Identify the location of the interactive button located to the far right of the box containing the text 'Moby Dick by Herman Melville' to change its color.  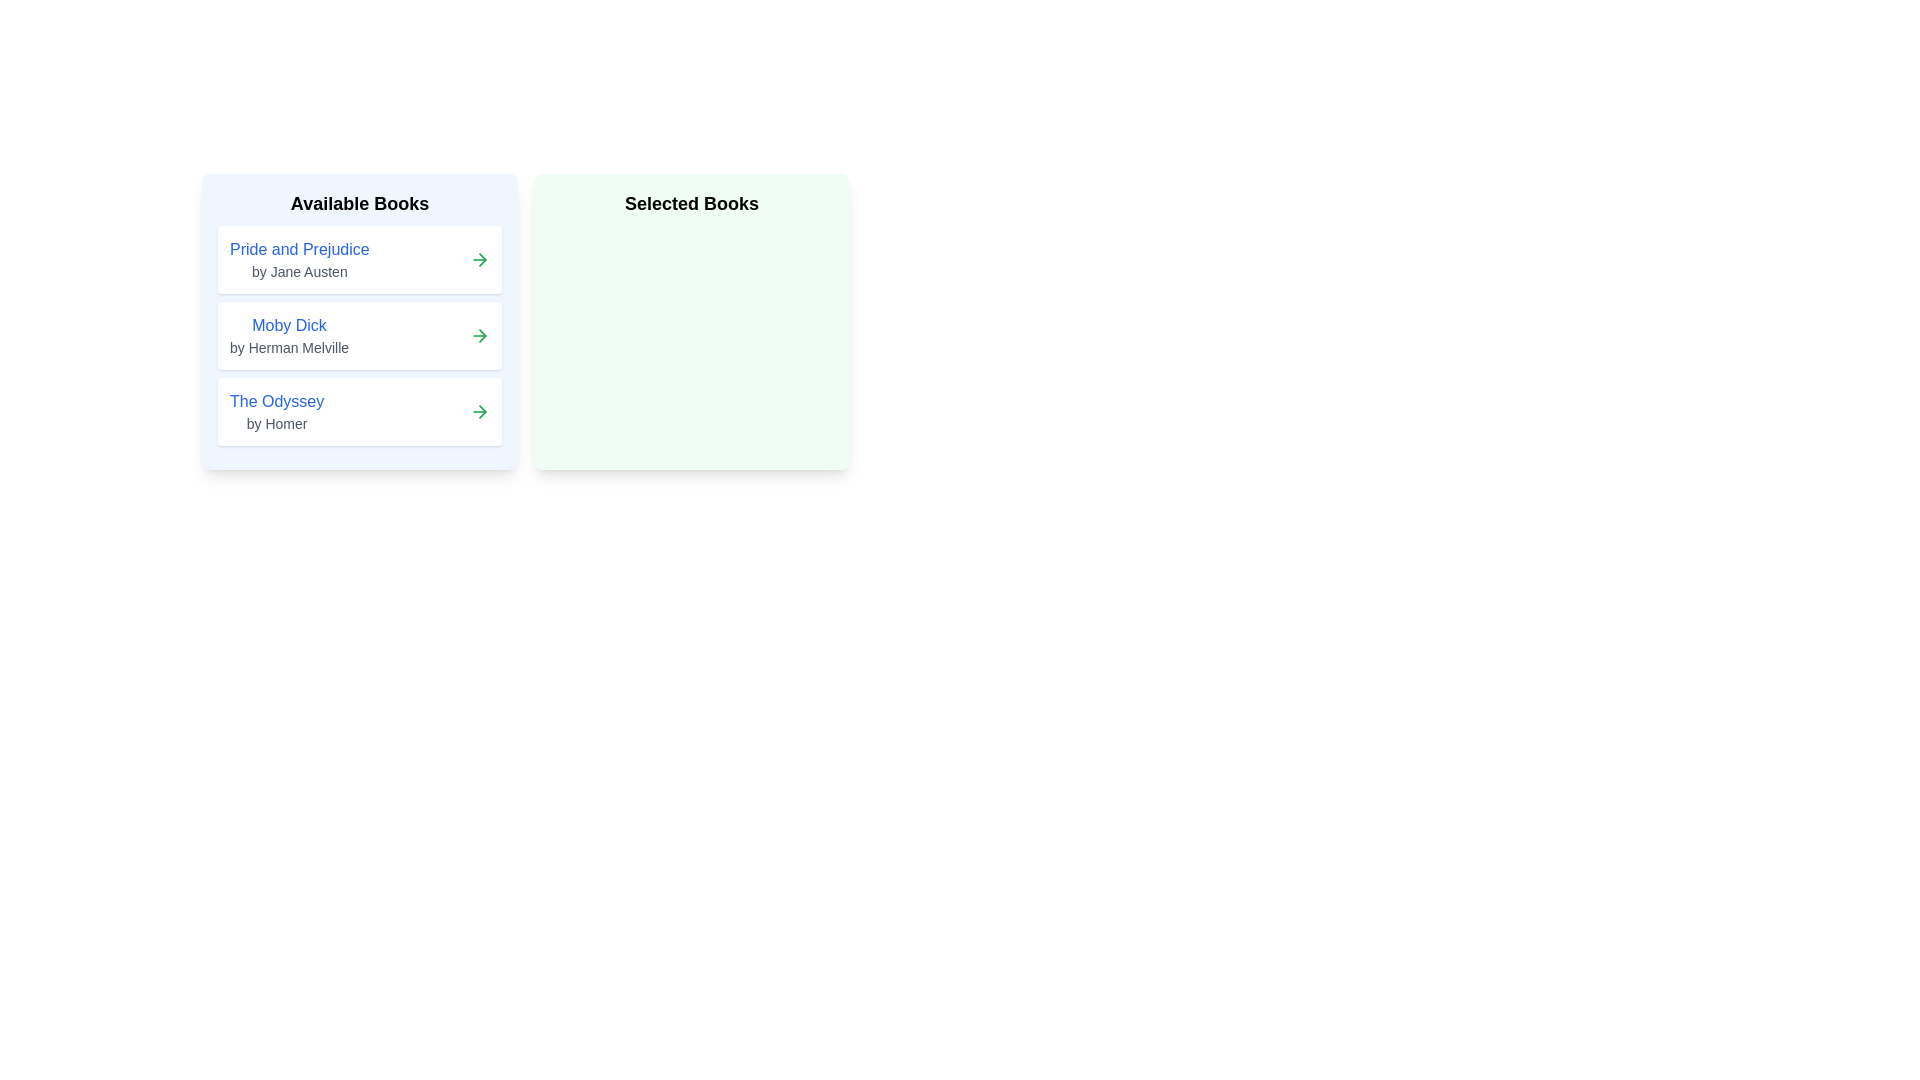
(480, 334).